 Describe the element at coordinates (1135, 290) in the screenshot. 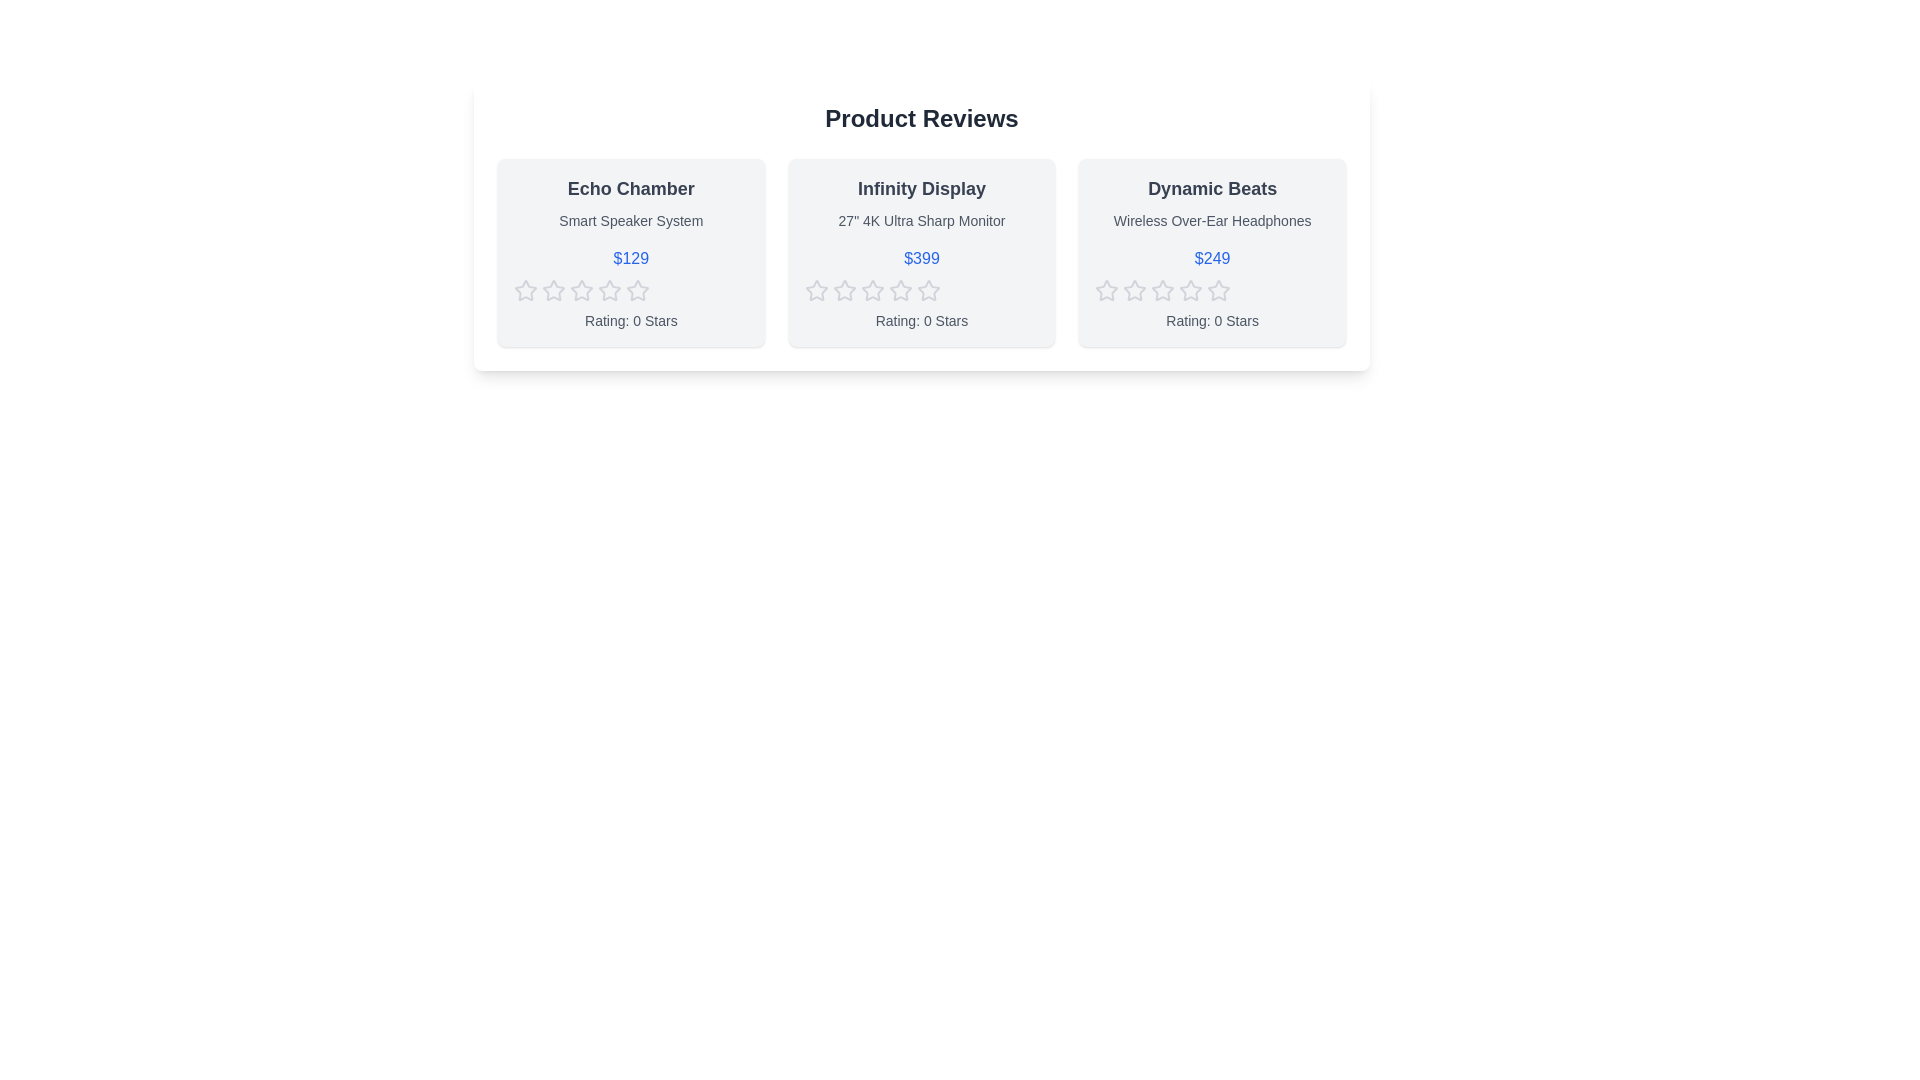

I see `the third star icon from the left in the rating stars for the 'Dynamic Beats' product located in the 'Product Reviews' section` at that location.